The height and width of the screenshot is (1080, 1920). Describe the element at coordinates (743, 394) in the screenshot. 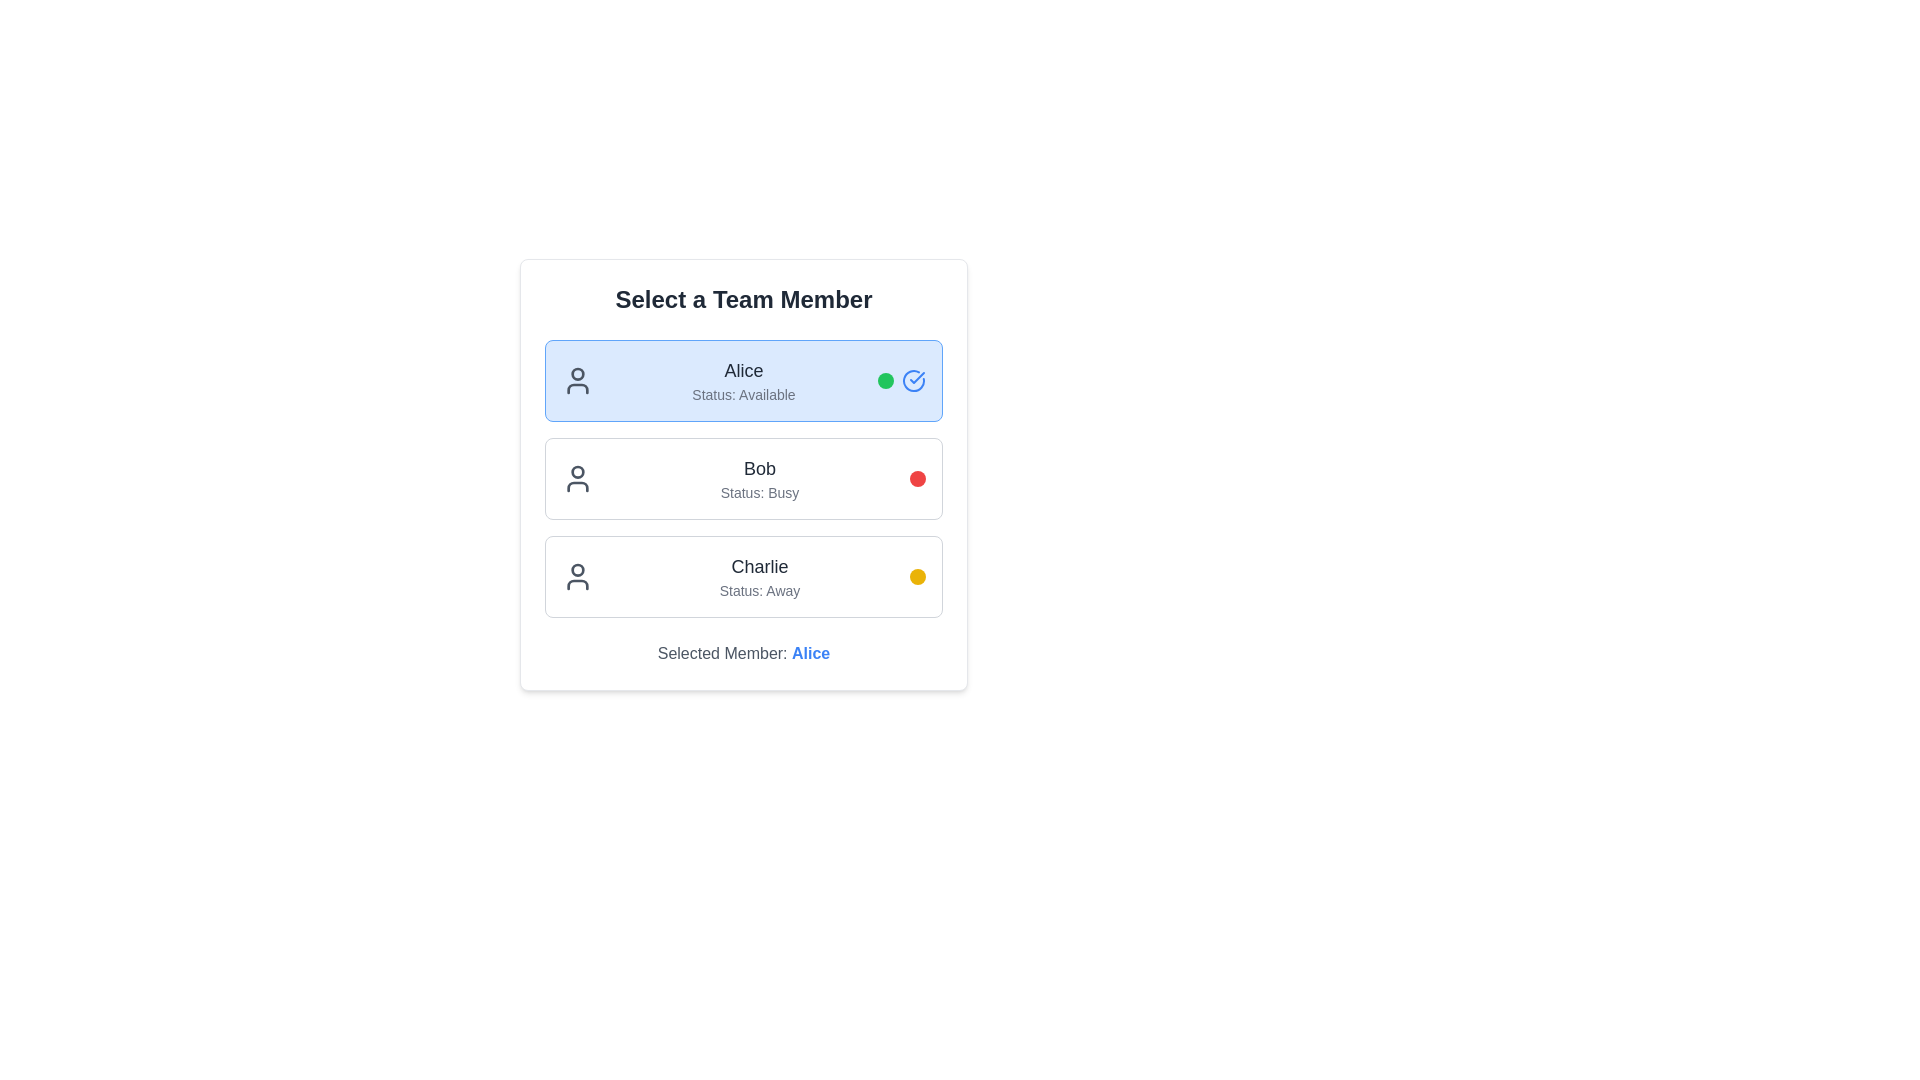

I see `the static text display showing the status 'Status: Available' that is located directly under the user's name 'Alice'` at that location.